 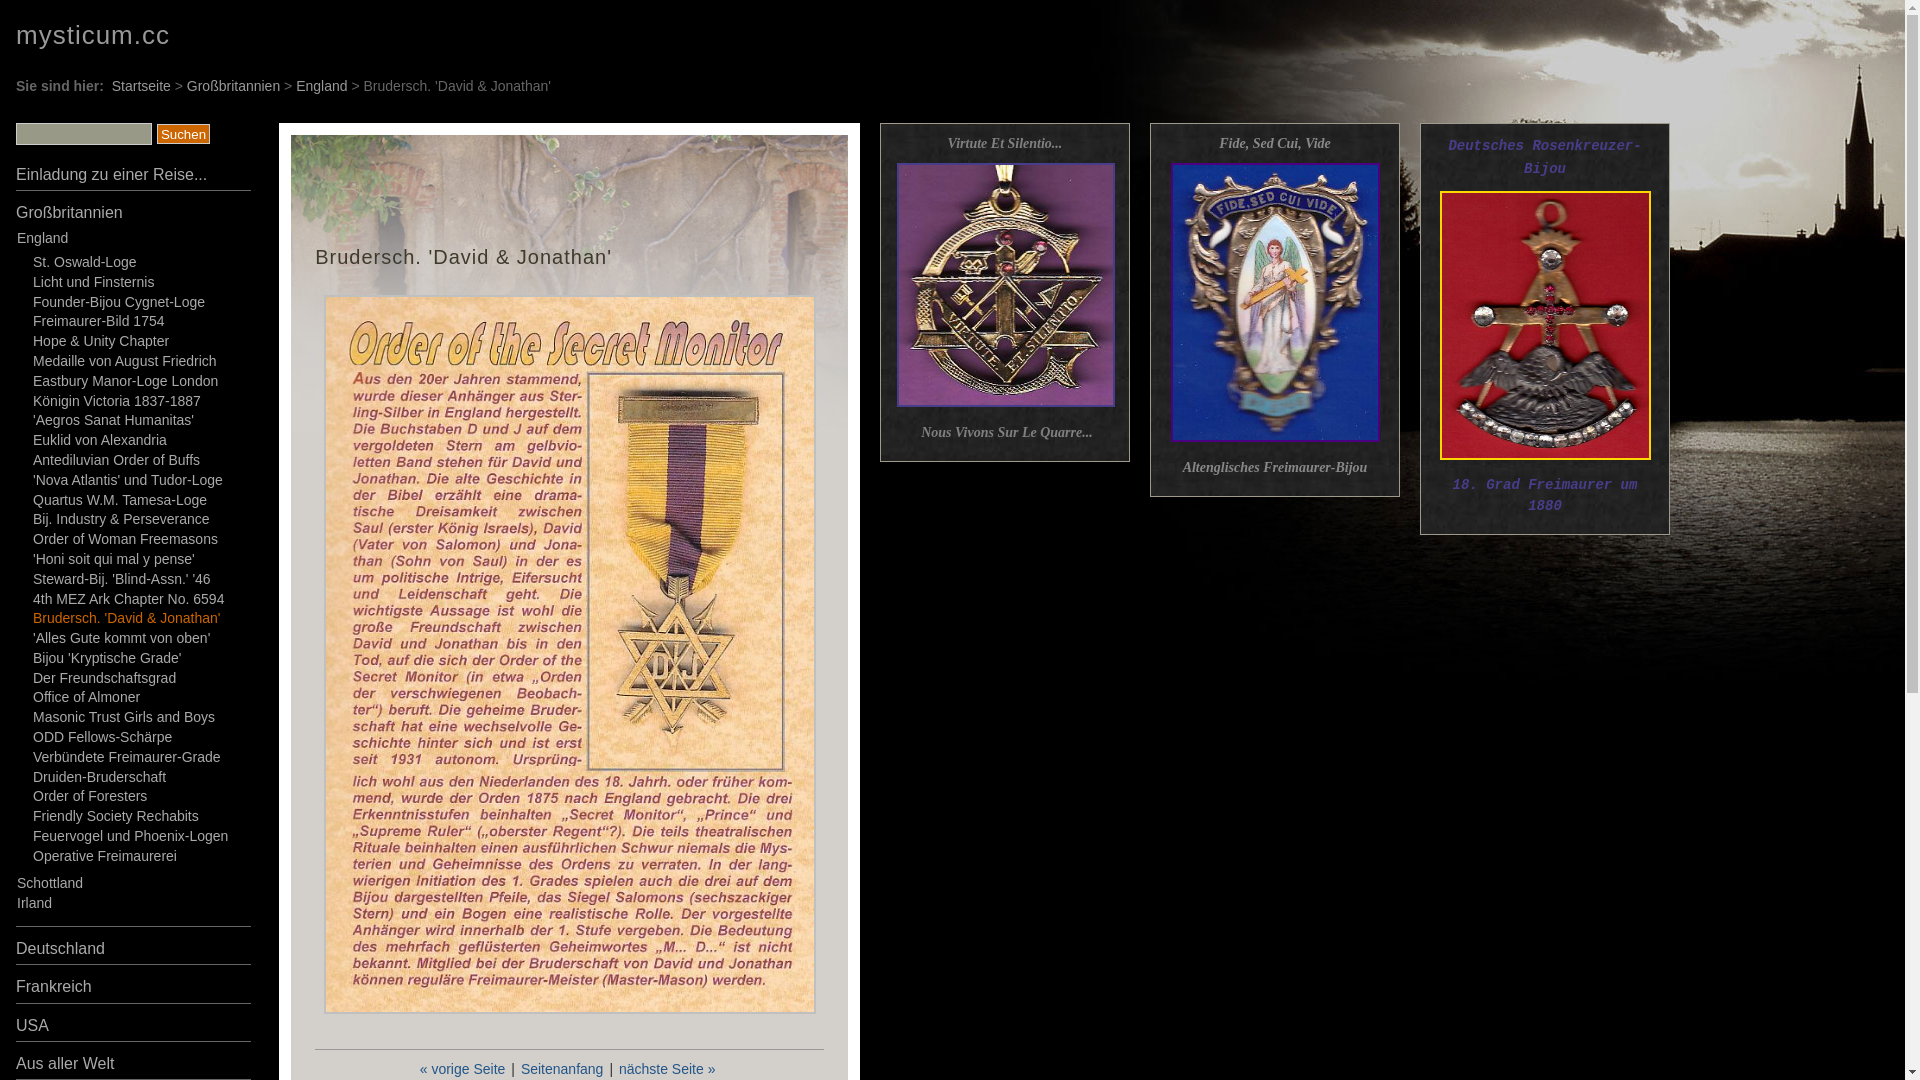 What do you see at coordinates (127, 596) in the screenshot?
I see `'4th MEZ Ark Chapter No. 6594'` at bounding box center [127, 596].